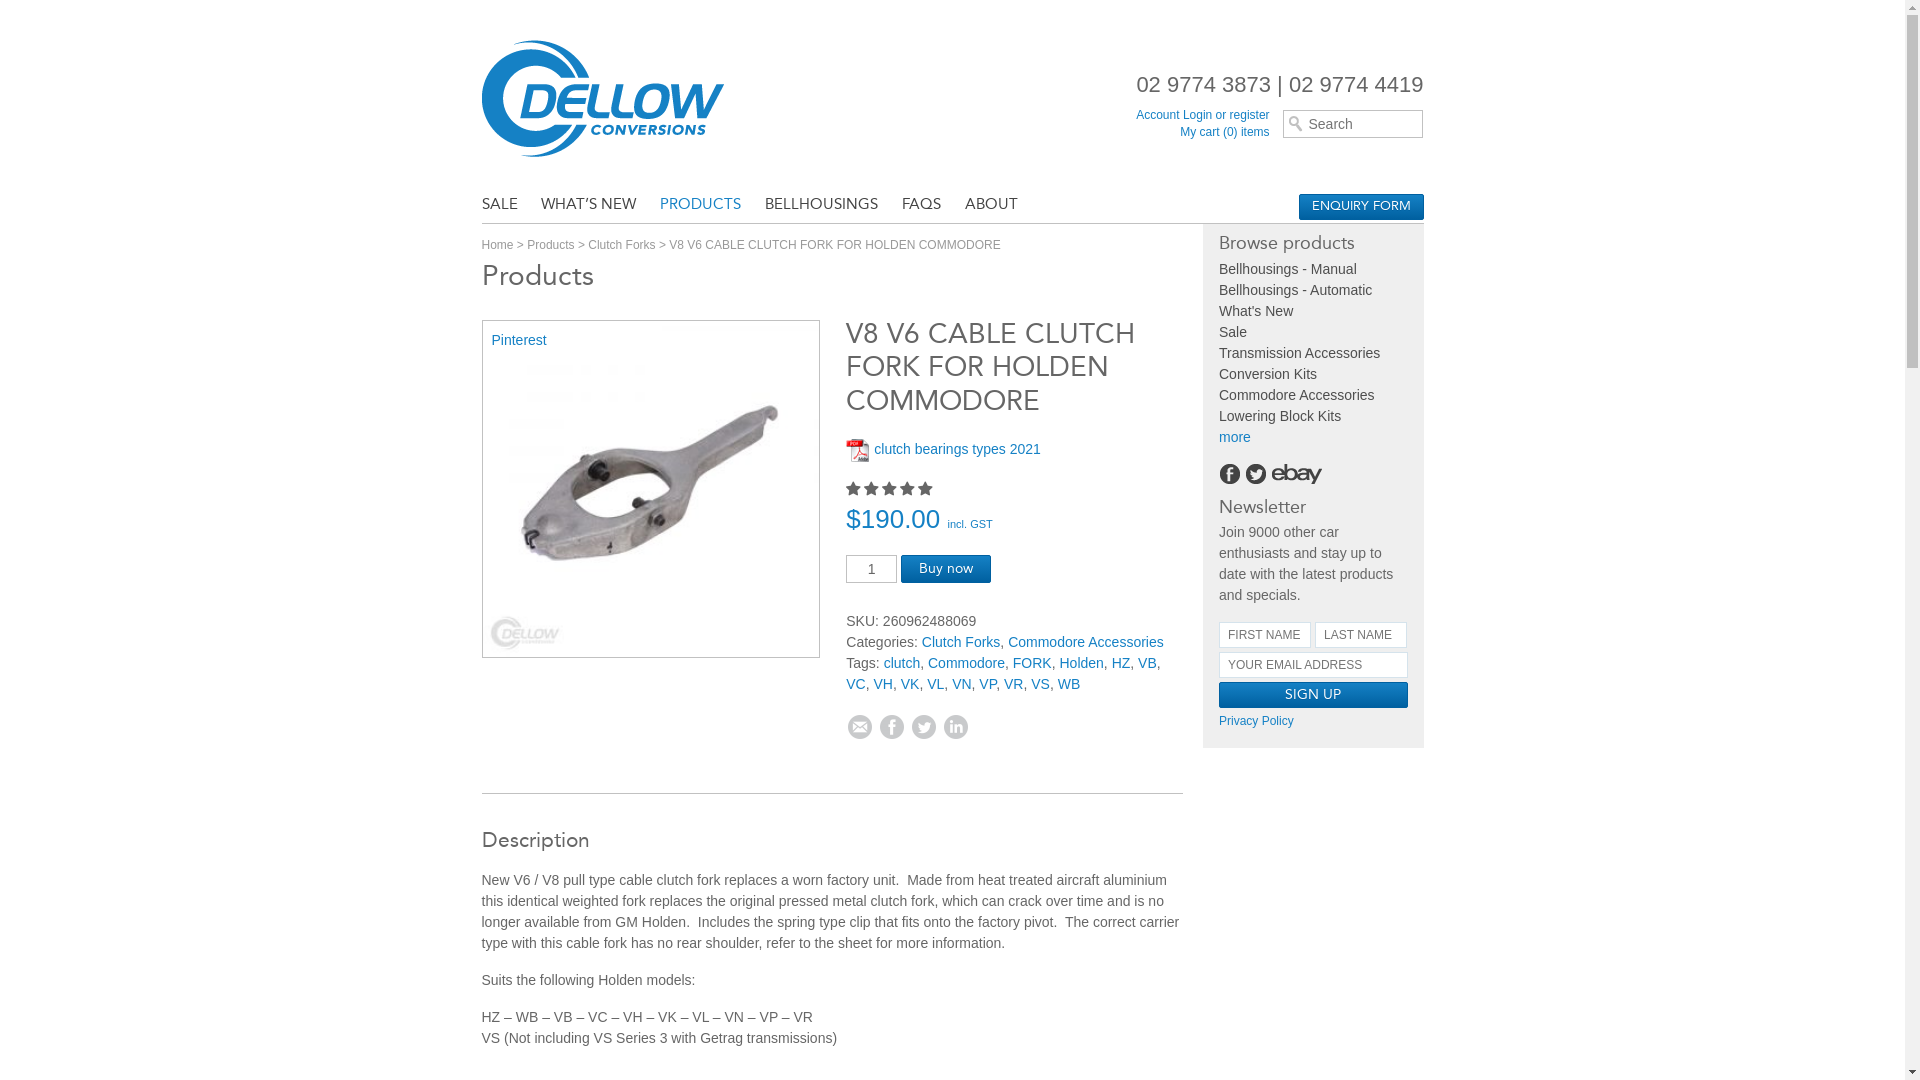 The image size is (1920, 1080). What do you see at coordinates (1223, 131) in the screenshot?
I see `'My cart (0) items'` at bounding box center [1223, 131].